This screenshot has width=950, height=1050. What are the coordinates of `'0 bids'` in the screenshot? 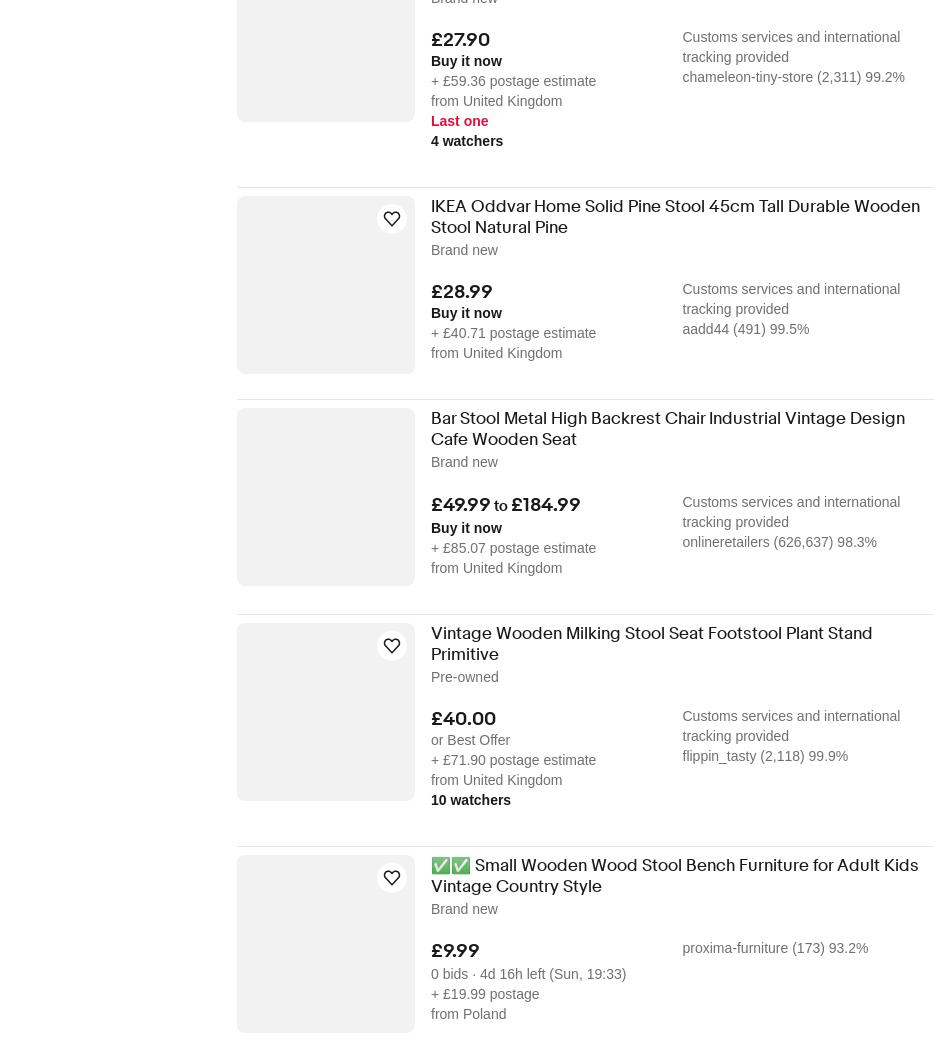 It's located at (448, 972).